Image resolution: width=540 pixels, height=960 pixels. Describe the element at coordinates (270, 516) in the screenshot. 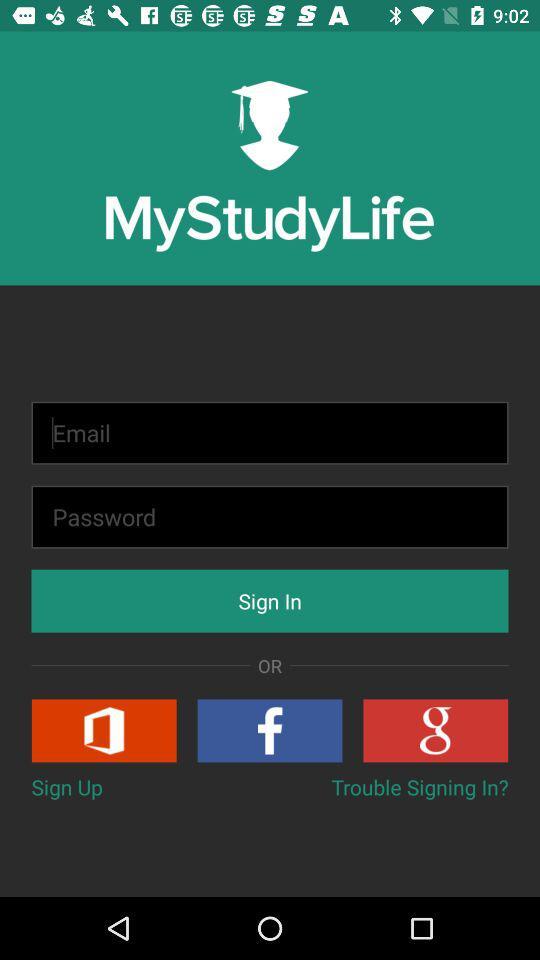

I see `a password` at that location.